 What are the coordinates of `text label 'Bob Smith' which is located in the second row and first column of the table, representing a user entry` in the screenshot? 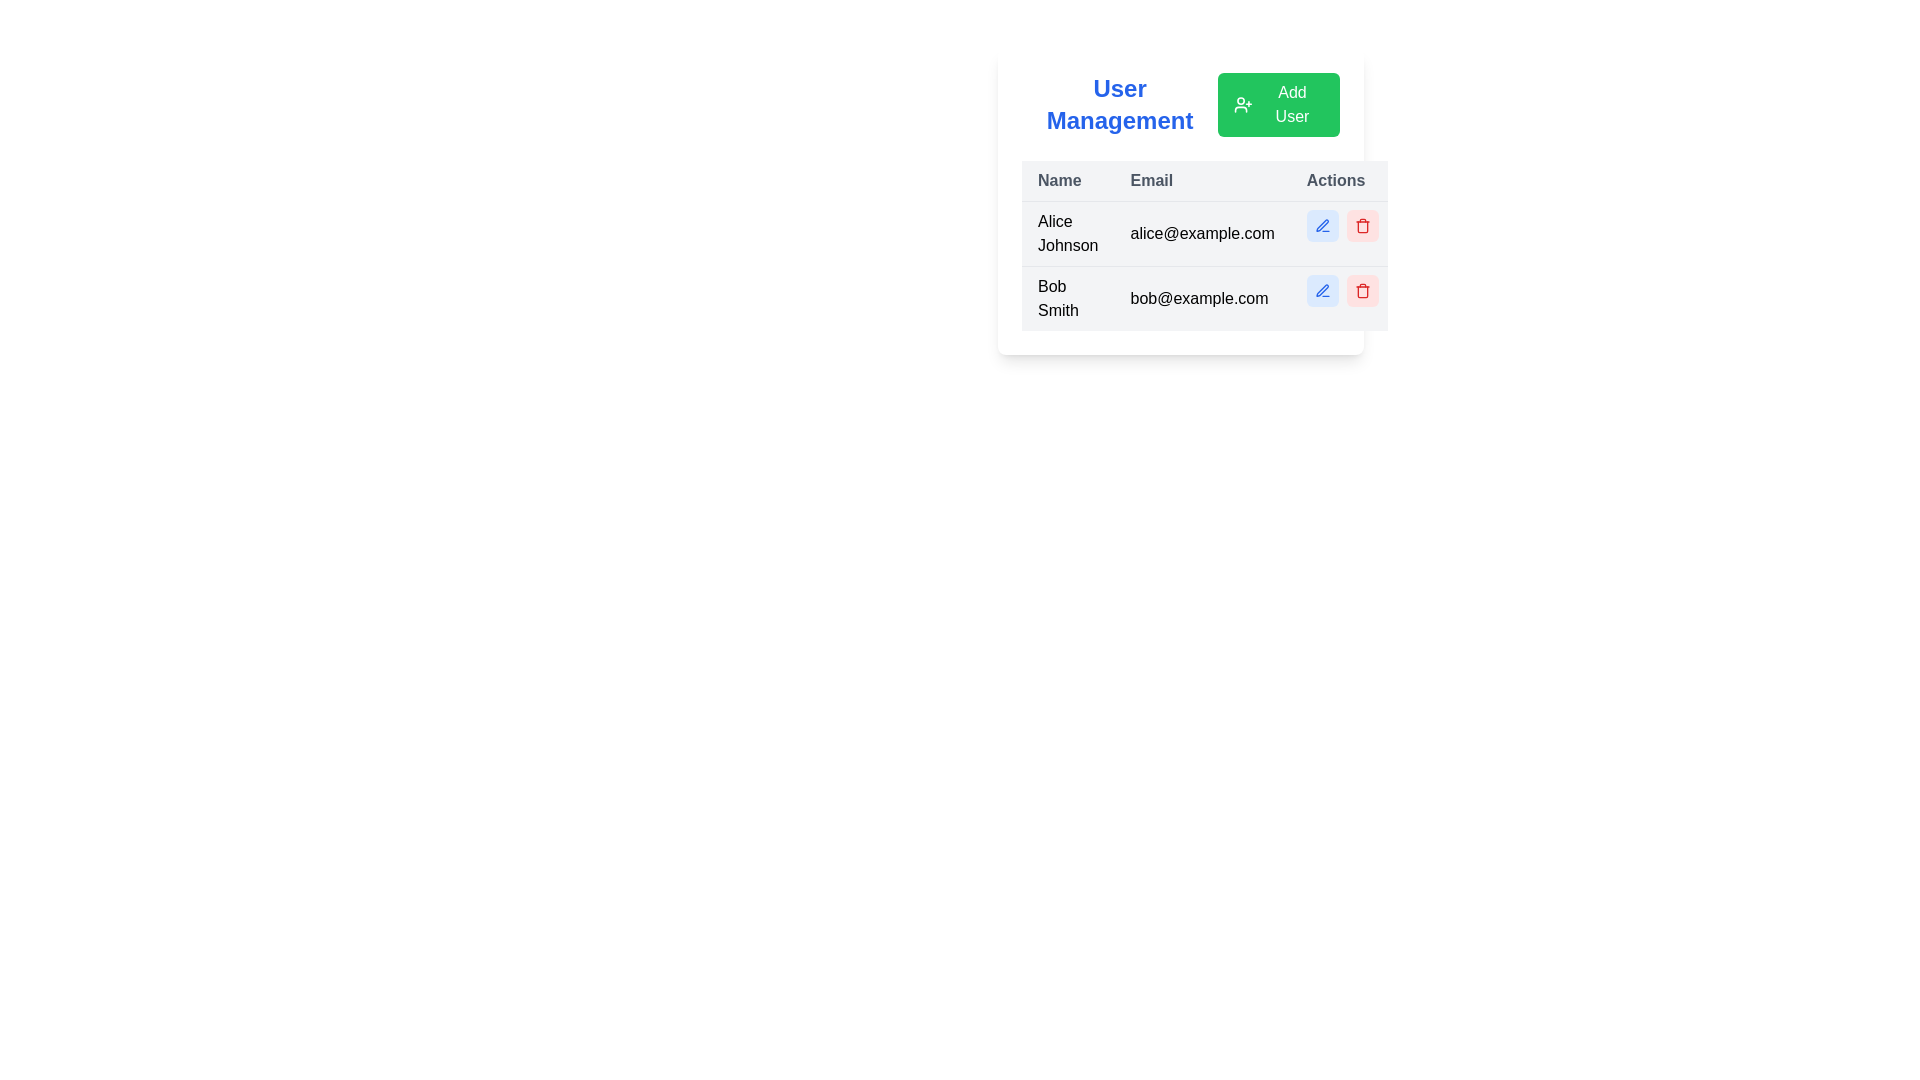 It's located at (1067, 298).